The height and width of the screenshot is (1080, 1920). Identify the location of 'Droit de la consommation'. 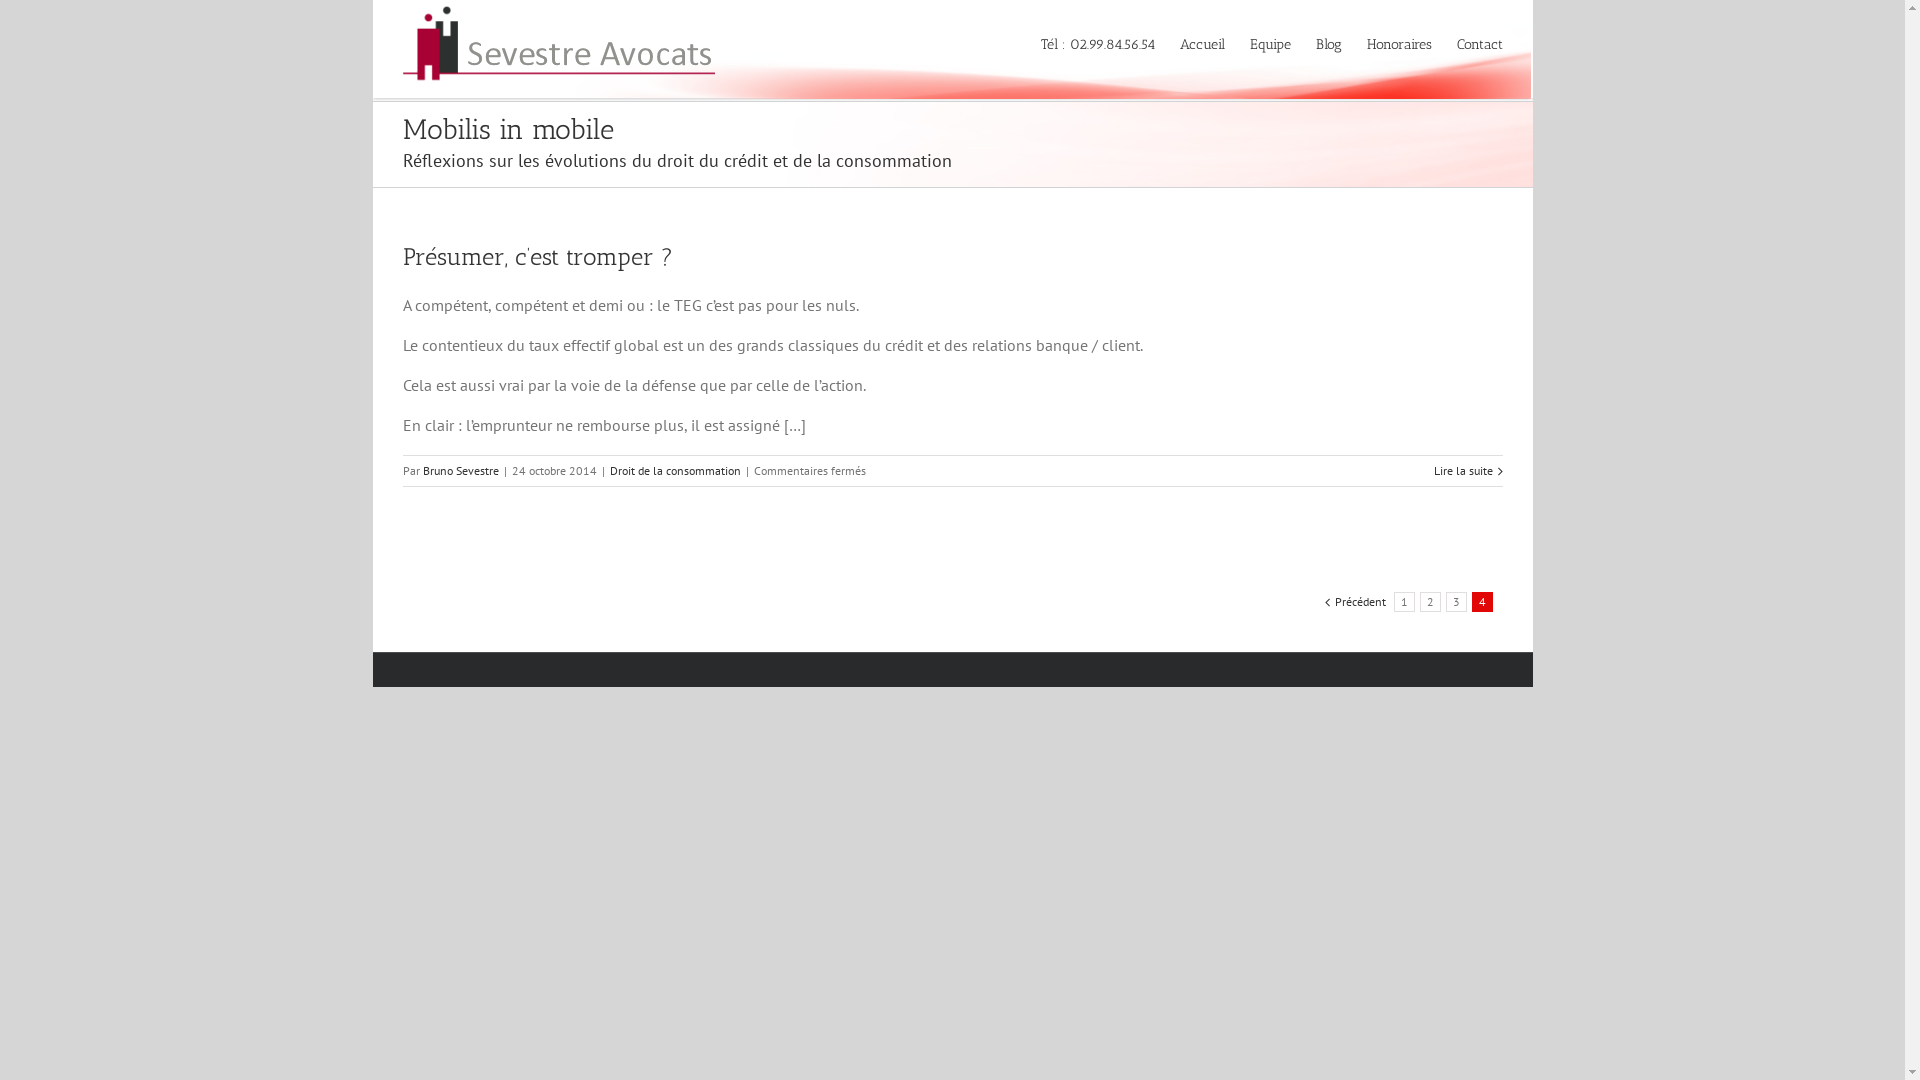
(675, 470).